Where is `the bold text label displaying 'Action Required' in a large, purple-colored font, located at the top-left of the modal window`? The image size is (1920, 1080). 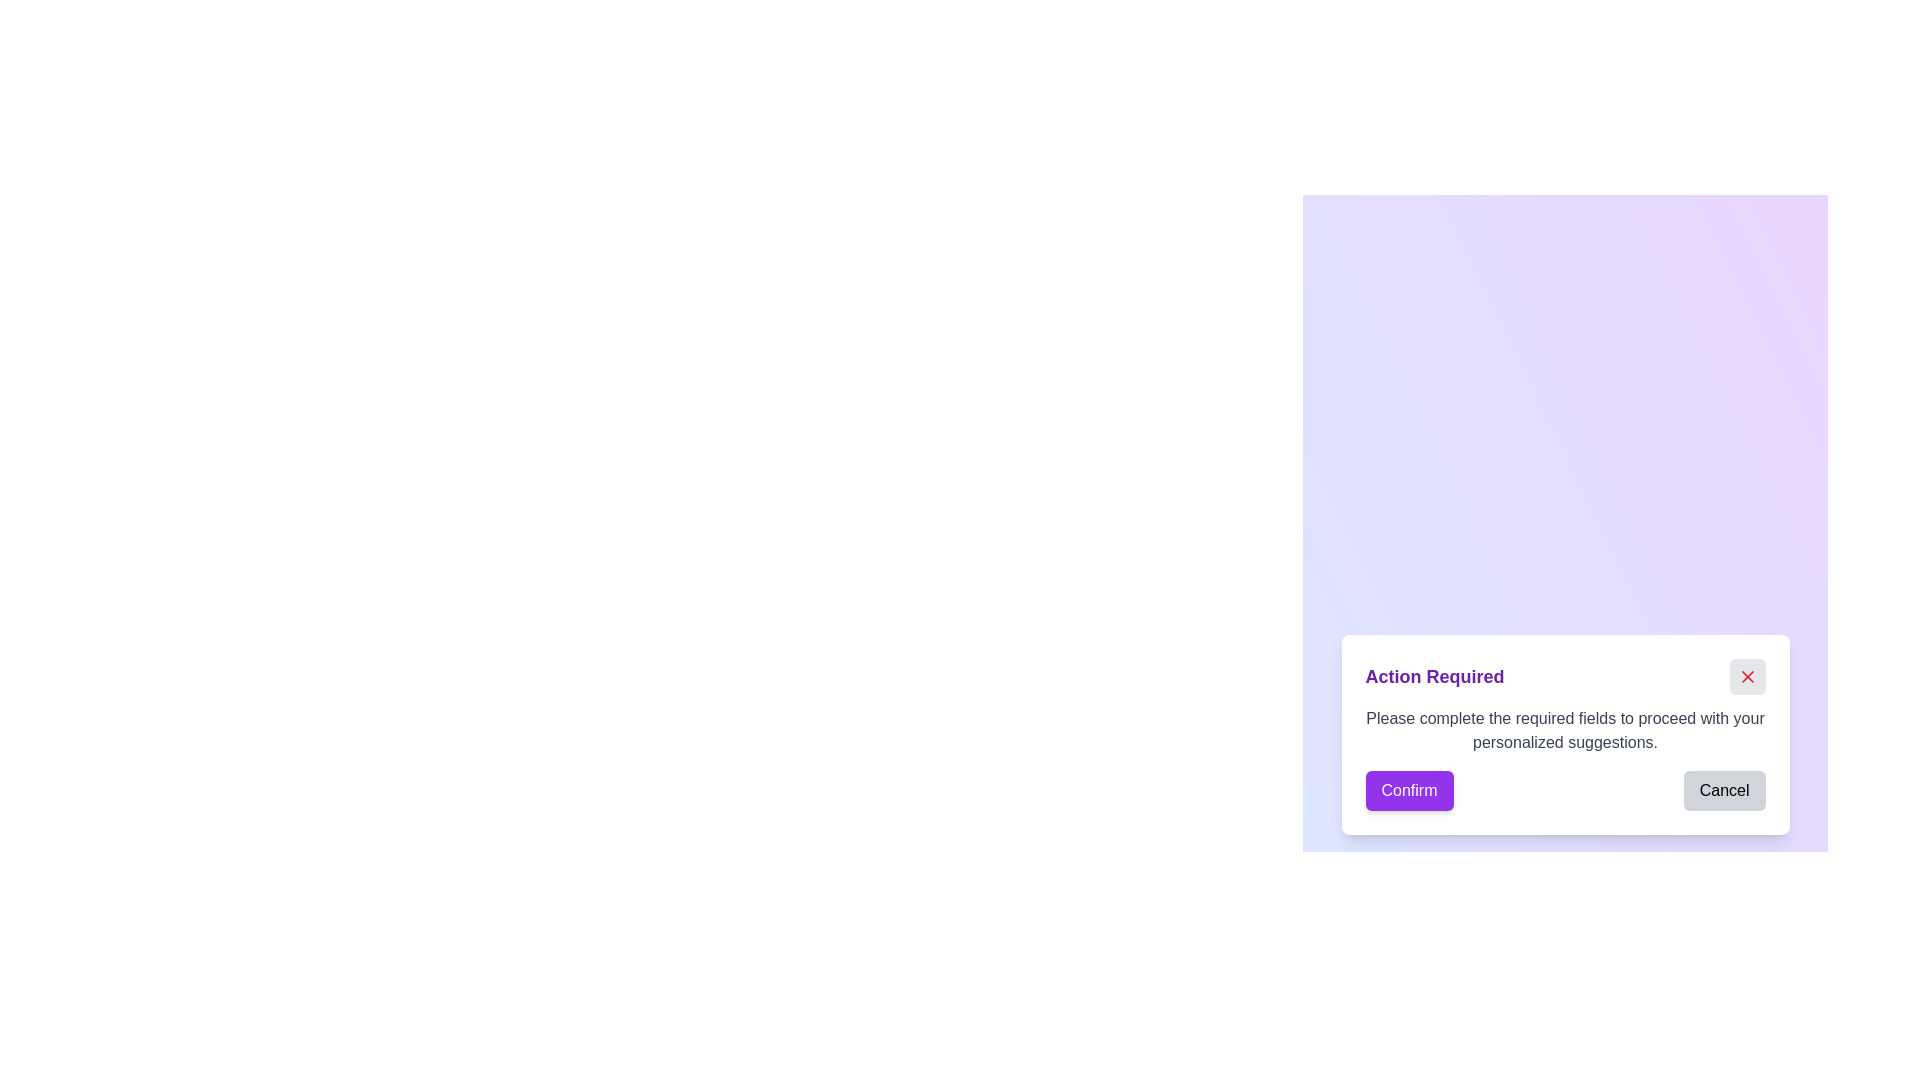
the bold text label displaying 'Action Required' in a large, purple-colored font, located at the top-left of the modal window is located at coordinates (1434, 676).